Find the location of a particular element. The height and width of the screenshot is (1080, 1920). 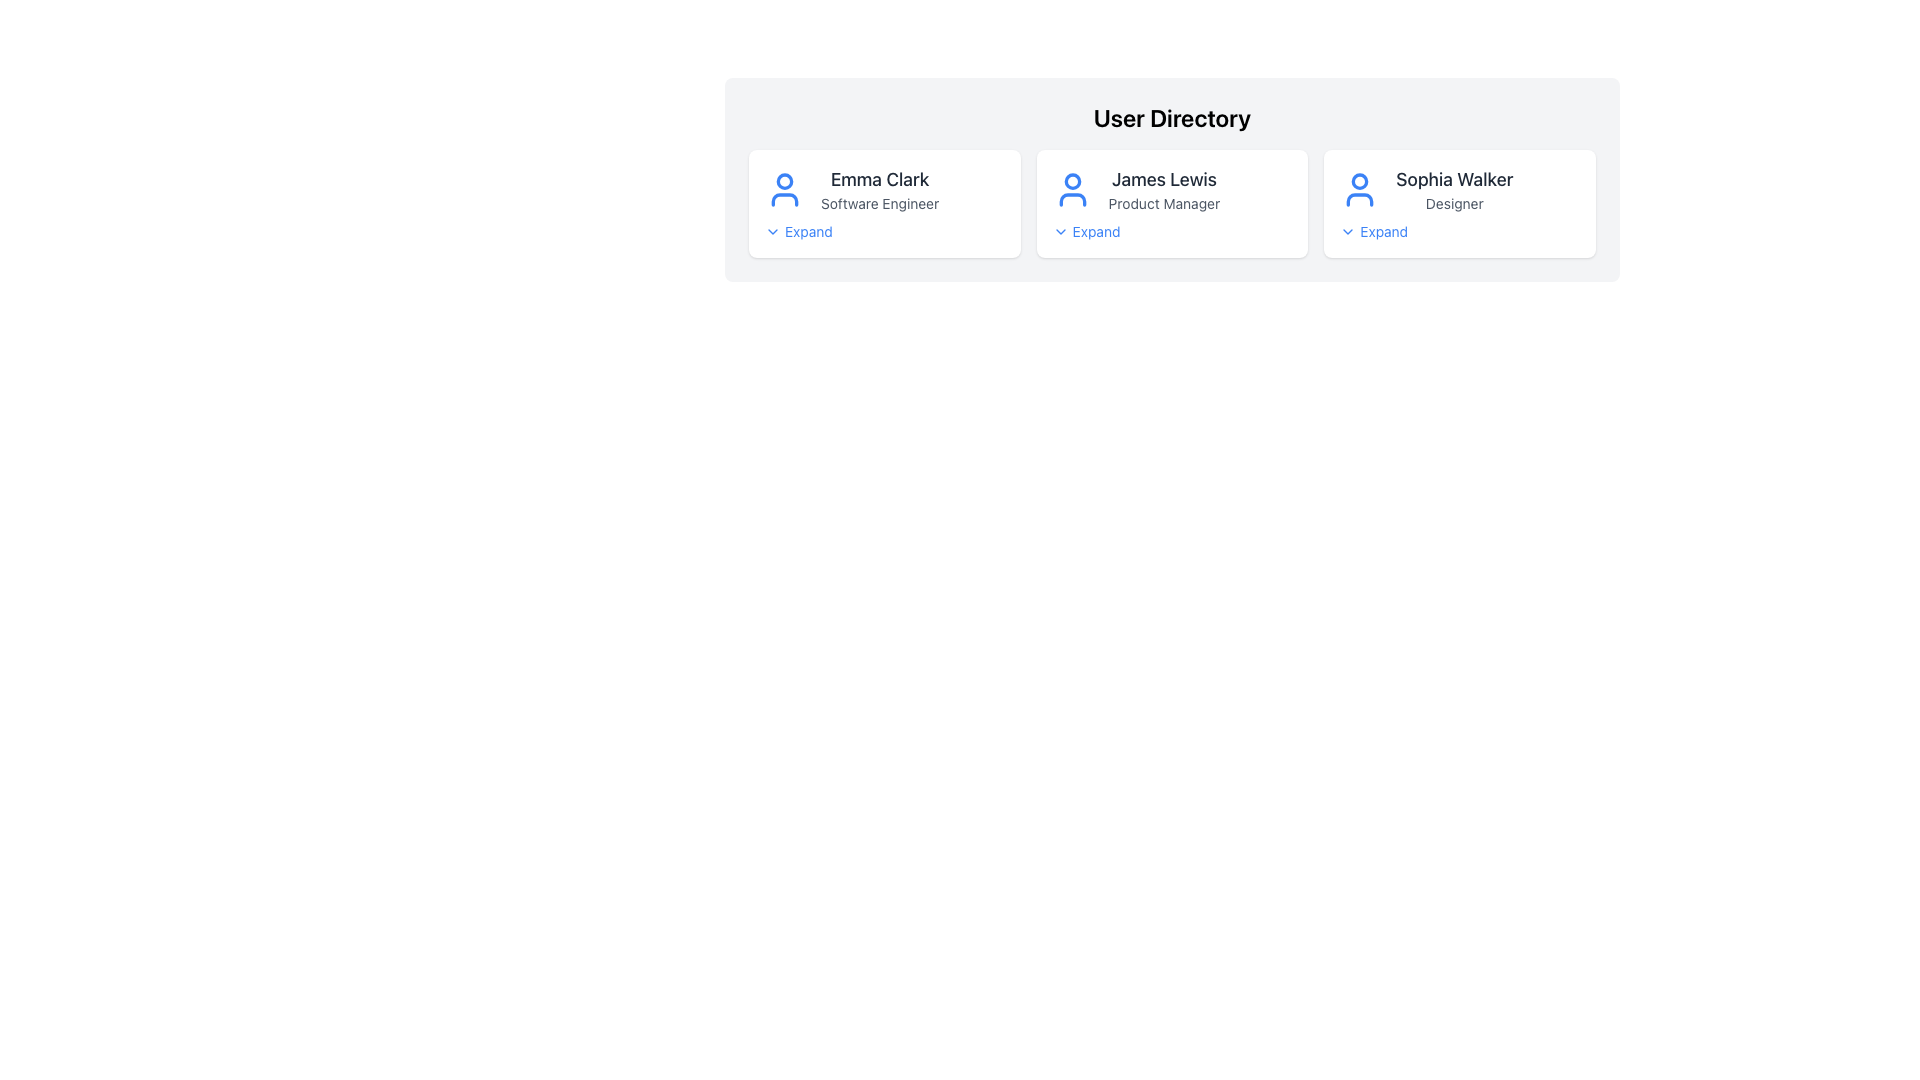

user details presented in the user profile preview card located in the second column of a 3-column grid layout, between the cards for 'Emma Clark' and 'Sophia Walker' is located at coordinates (1172, 204).